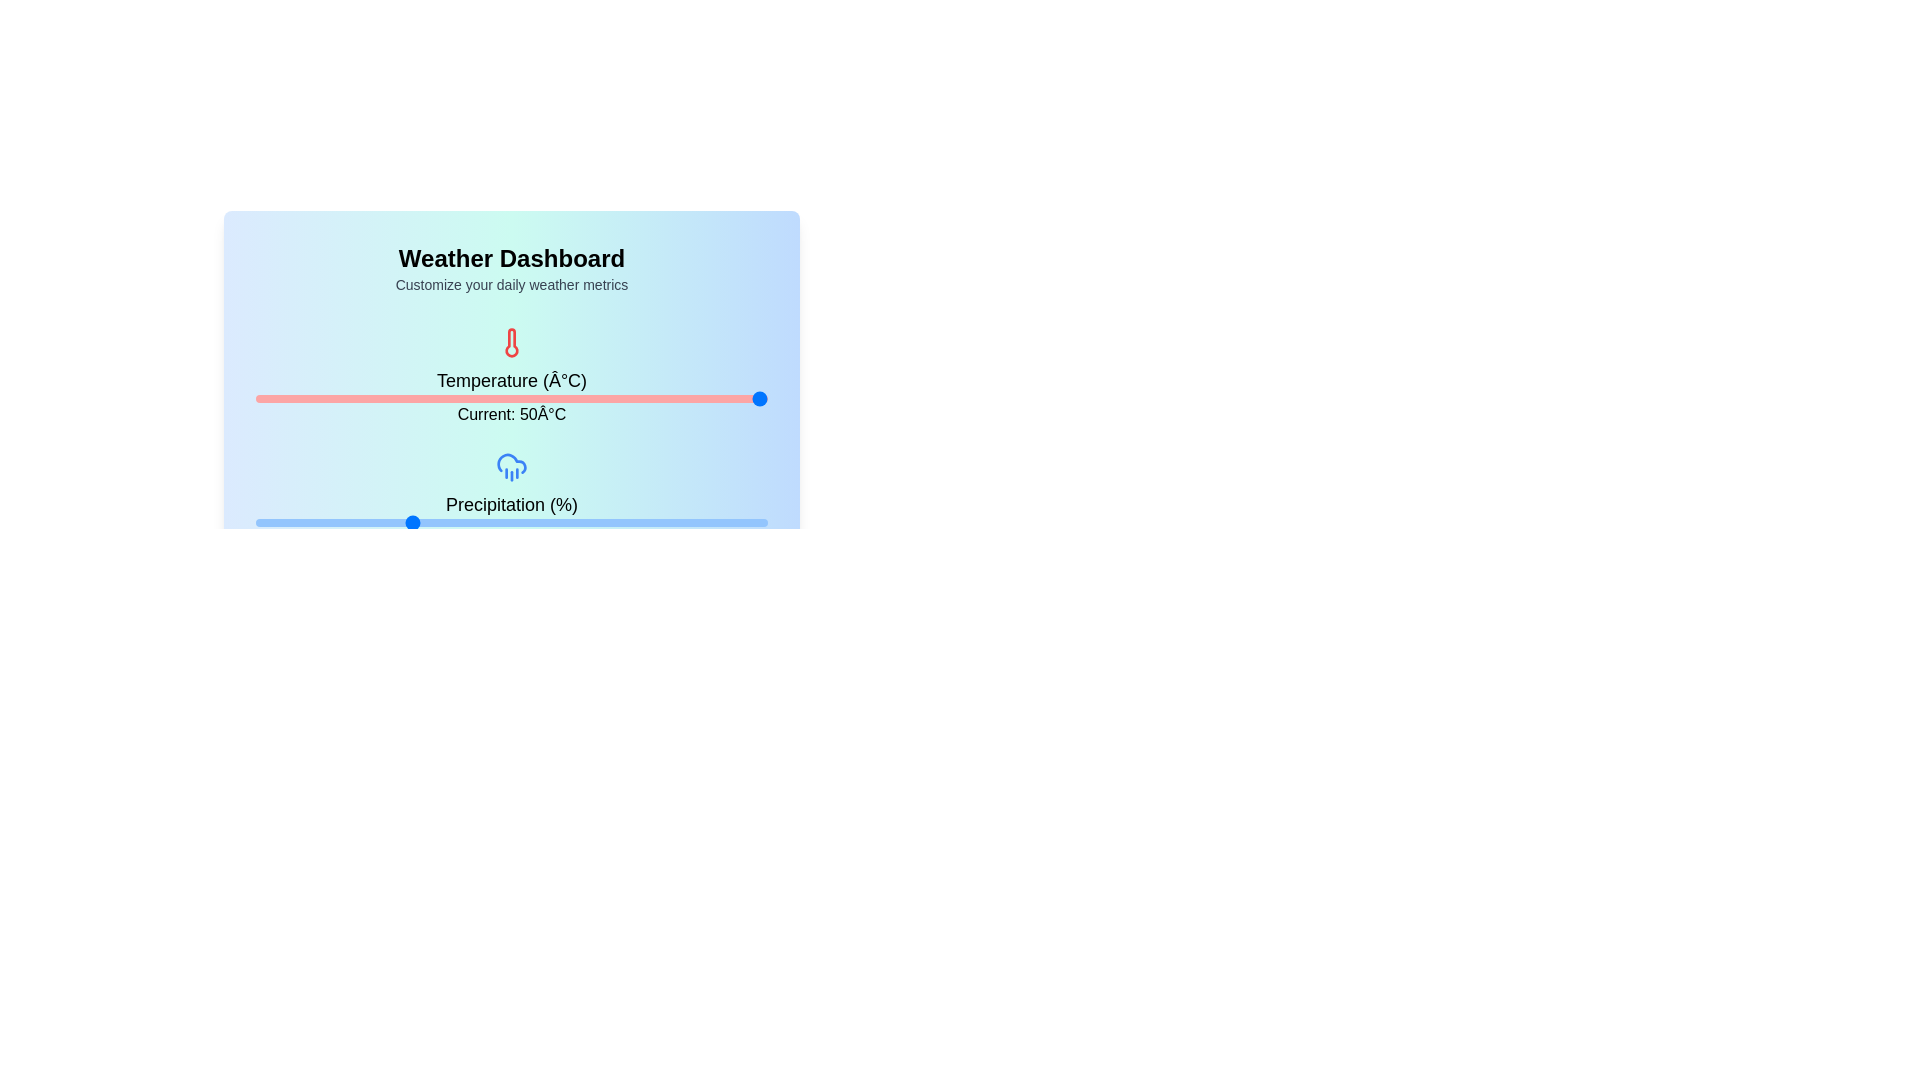 The height and width of the screenshot is (1080, 1920). What do you see at coordinates (512, 285) in the screenshot?
I see `the static text element that provides descriptive context for the Weather Dashboard, located centrally below the 'Weather Dashboard' header` at bounding box center [512, 285].